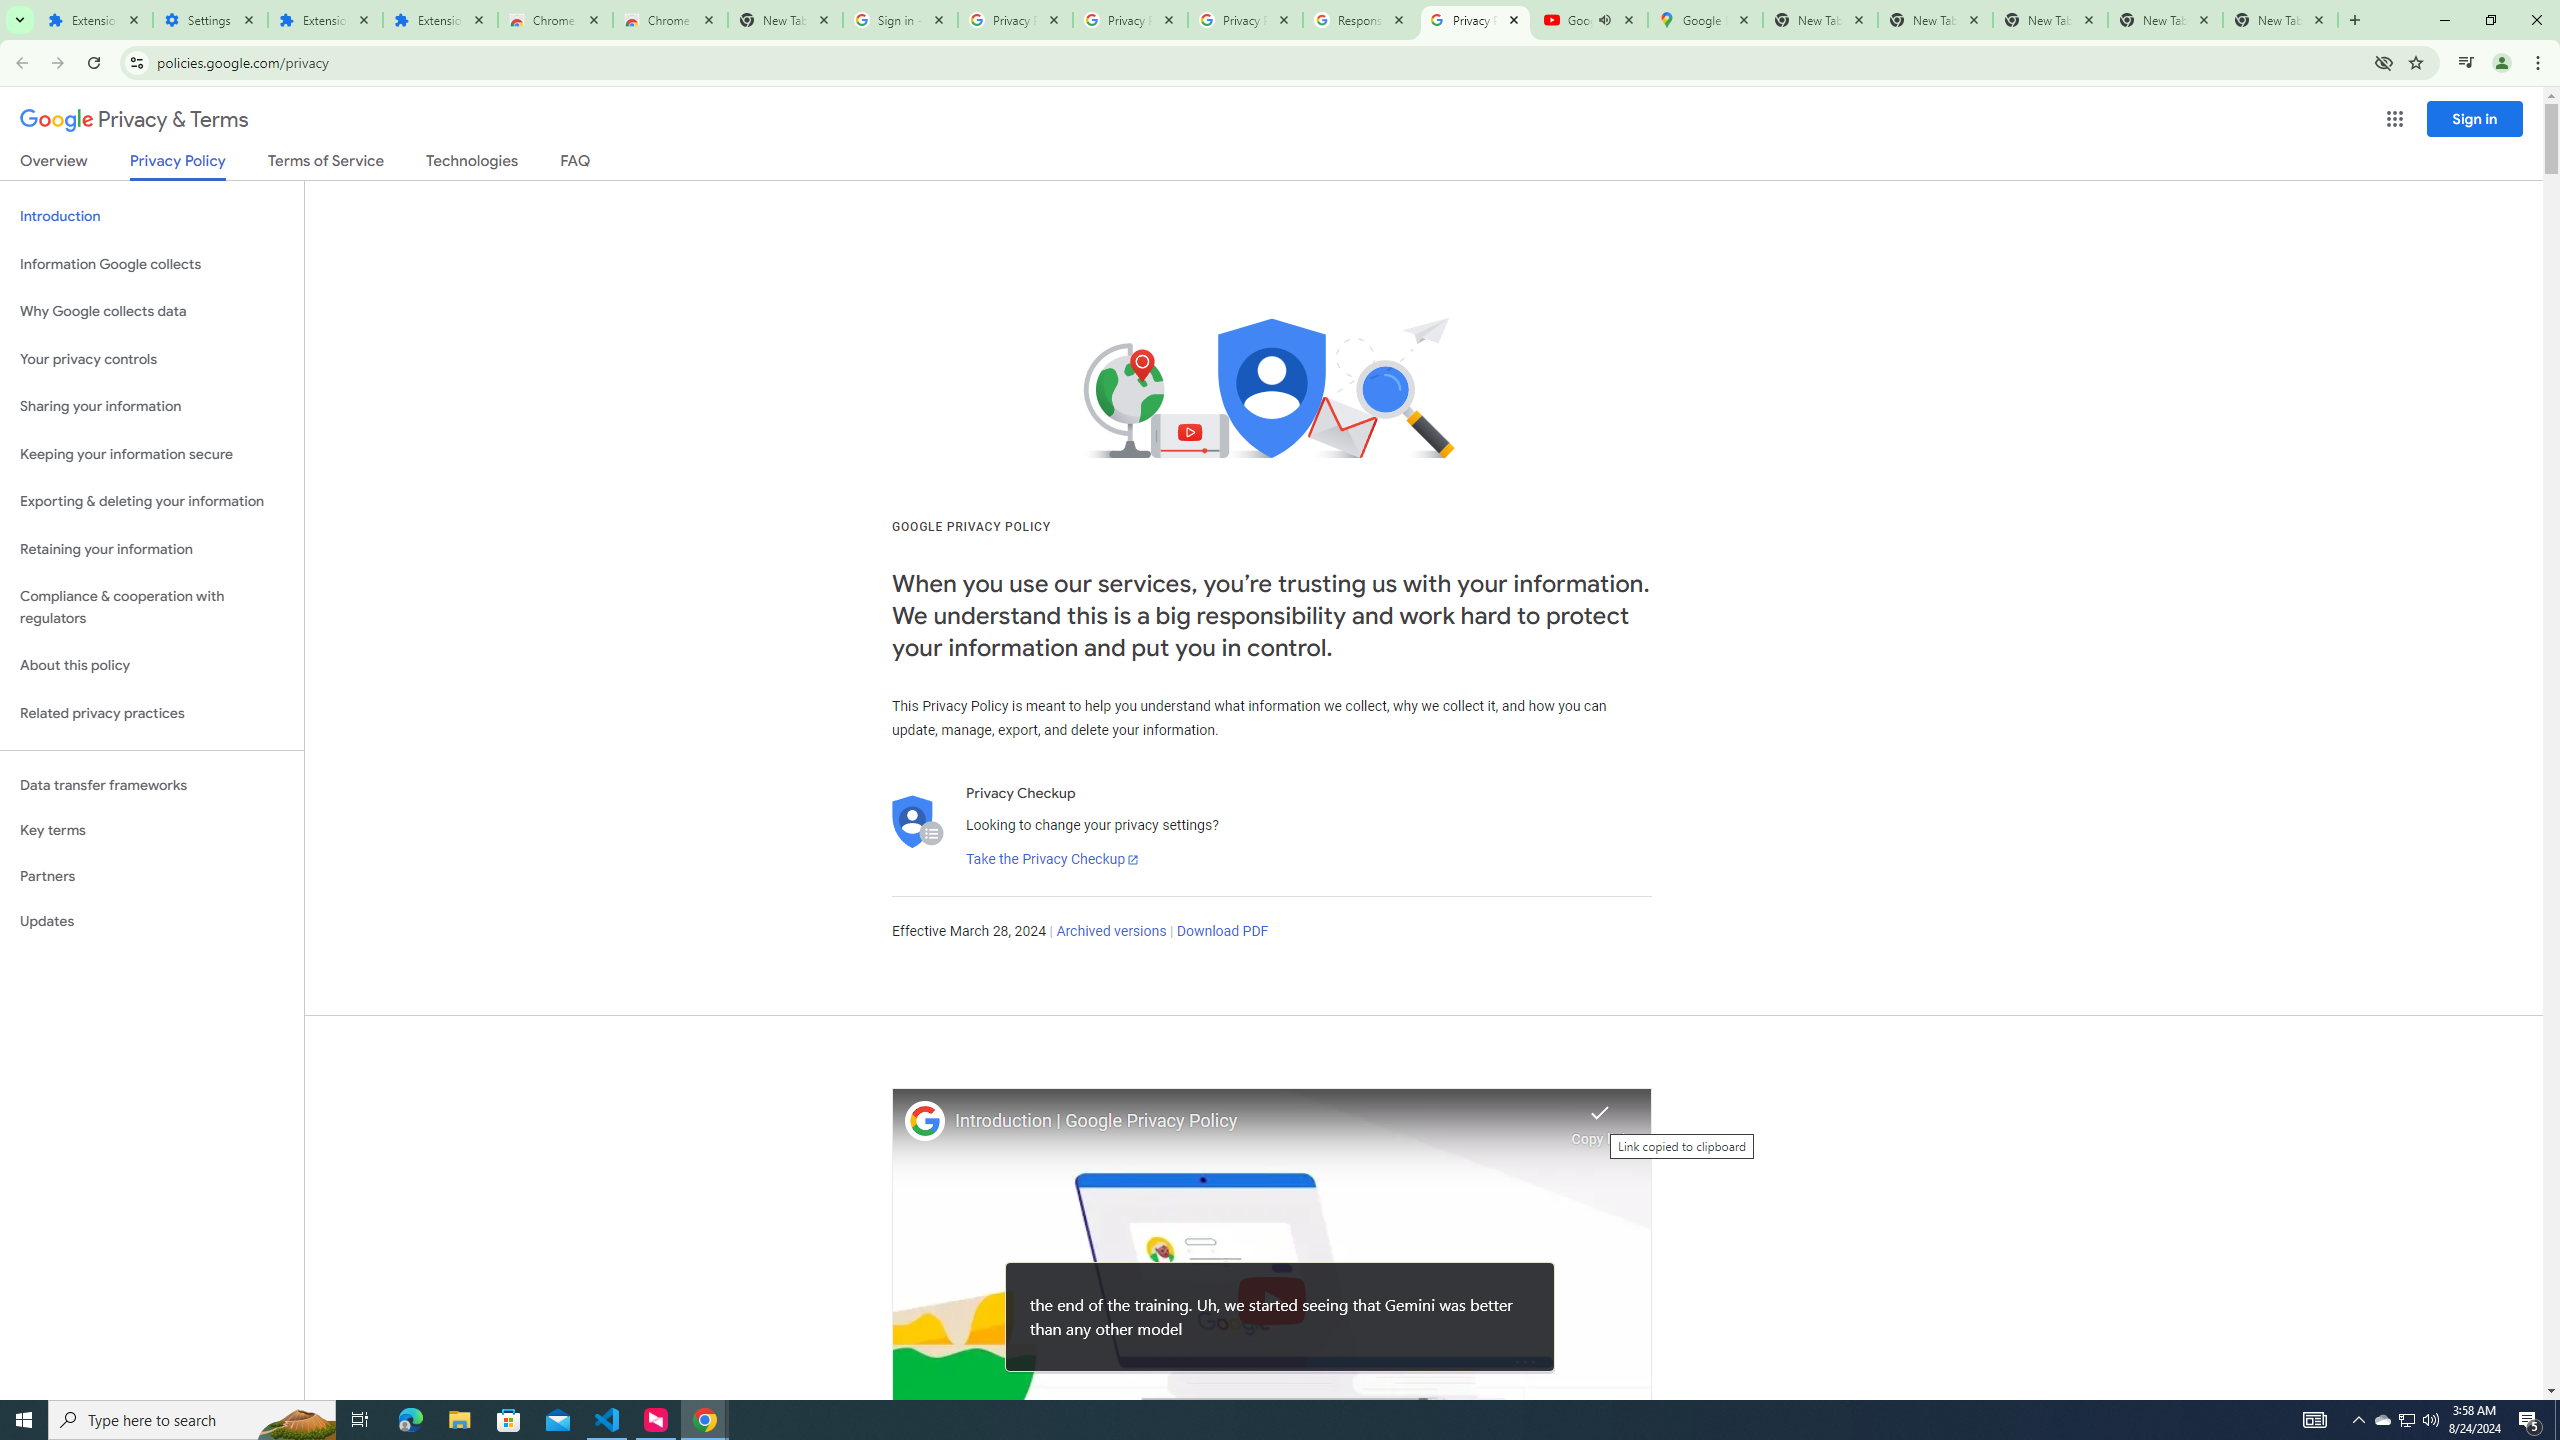 This screenshot has width=2560, height=1440. What do you see at coordinates (669, 19) in the screenshot?
I see `'Chrome Web Store - Themes'` at bounding box center [669, 19].